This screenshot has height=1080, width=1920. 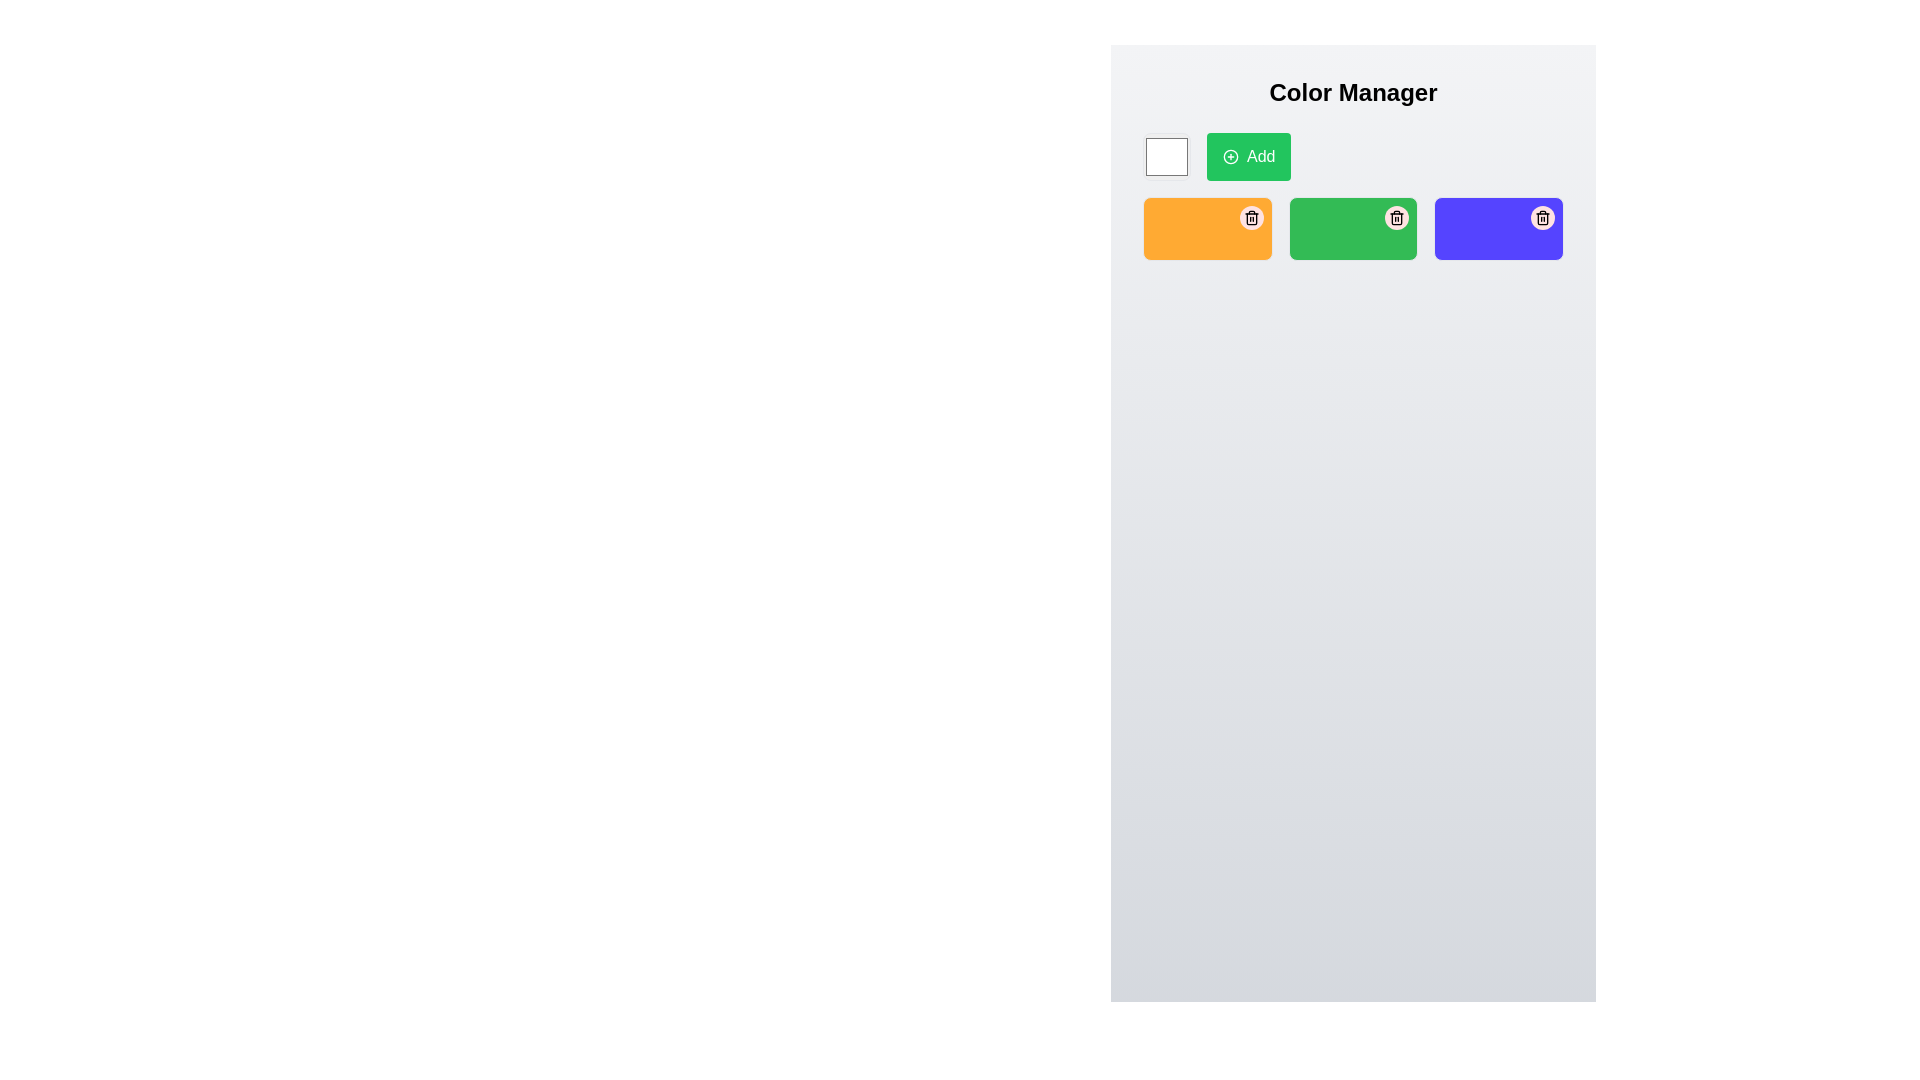 What do you see at coordinates (1250, 218) in the screenshot?
I see `the trash bin icon located in the top-right corner of the button on the leftmost yellow rectangular card` at bounding box center [1250, 218].